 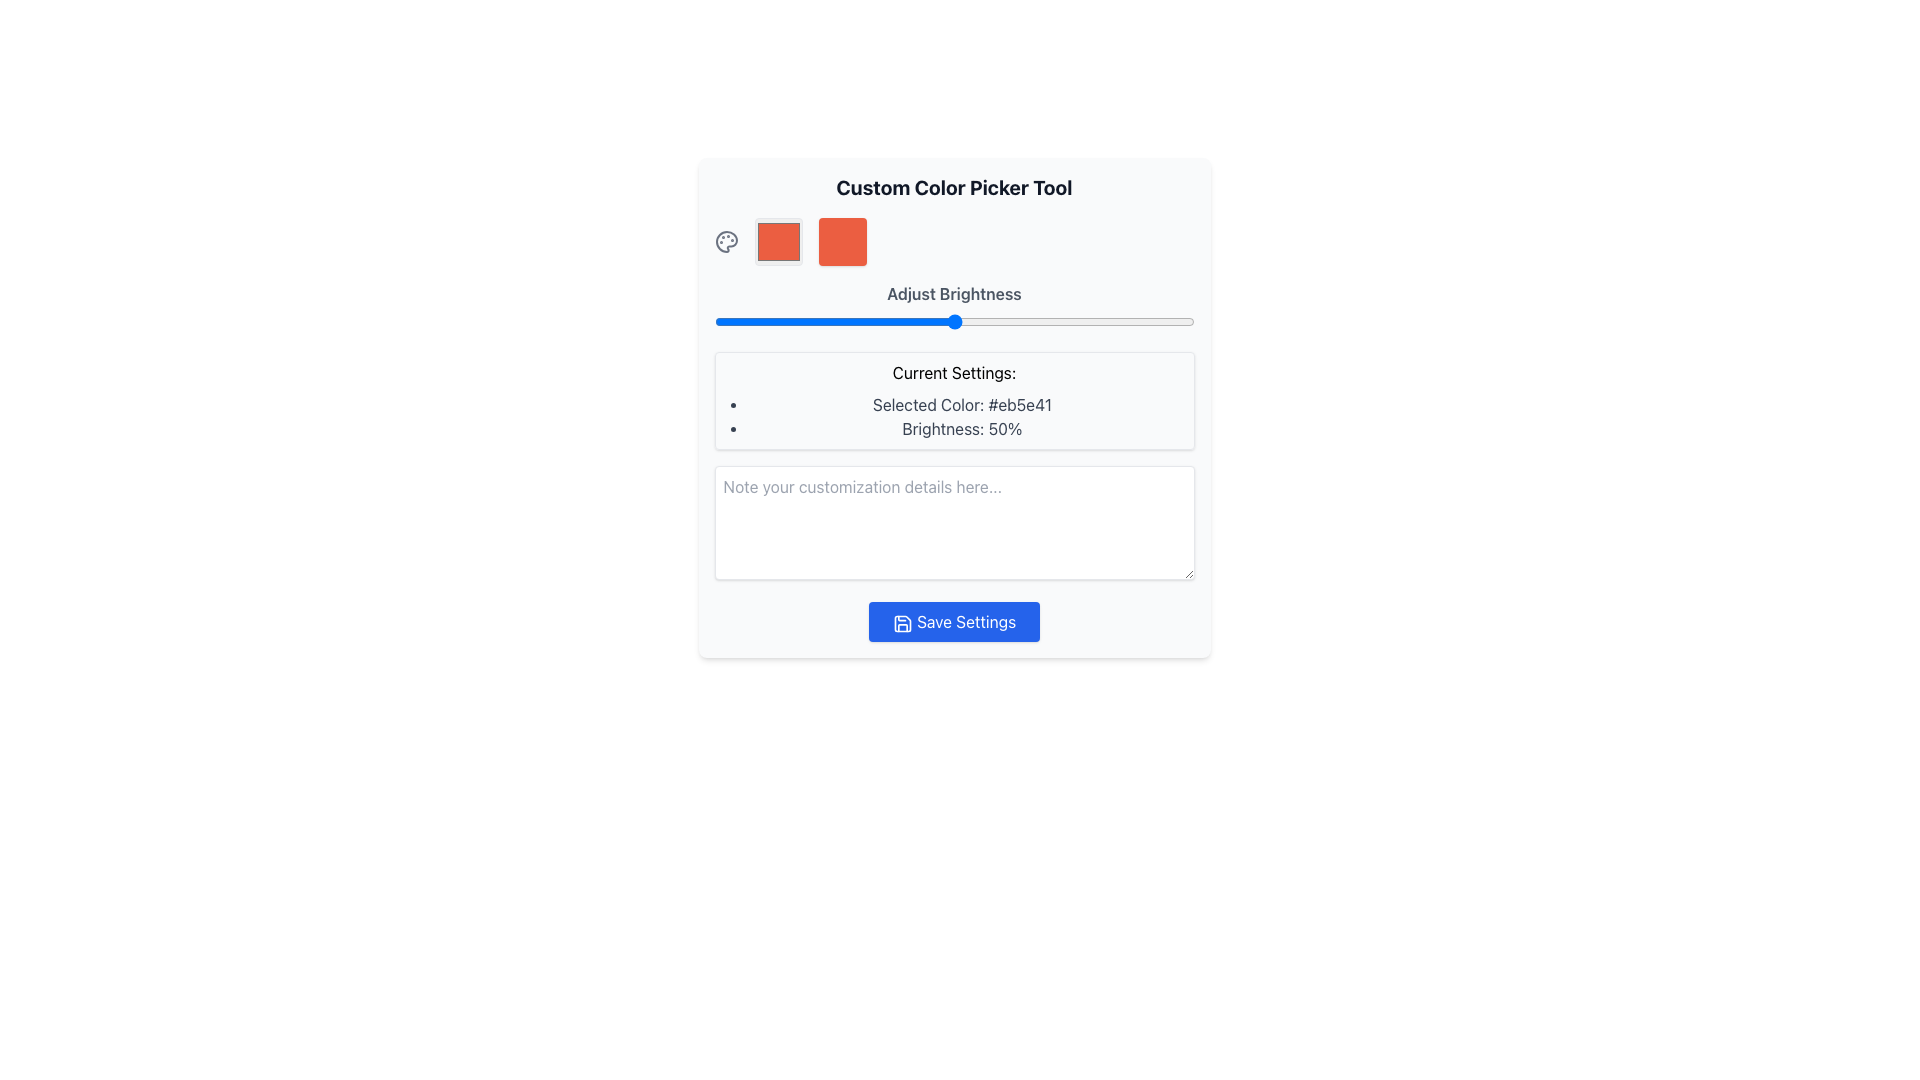 I want to click on the Text Label that displays the currently selected color in hexadecimal format, located in the 'Current Settings' section of the interface, so click(x=962, y=405).